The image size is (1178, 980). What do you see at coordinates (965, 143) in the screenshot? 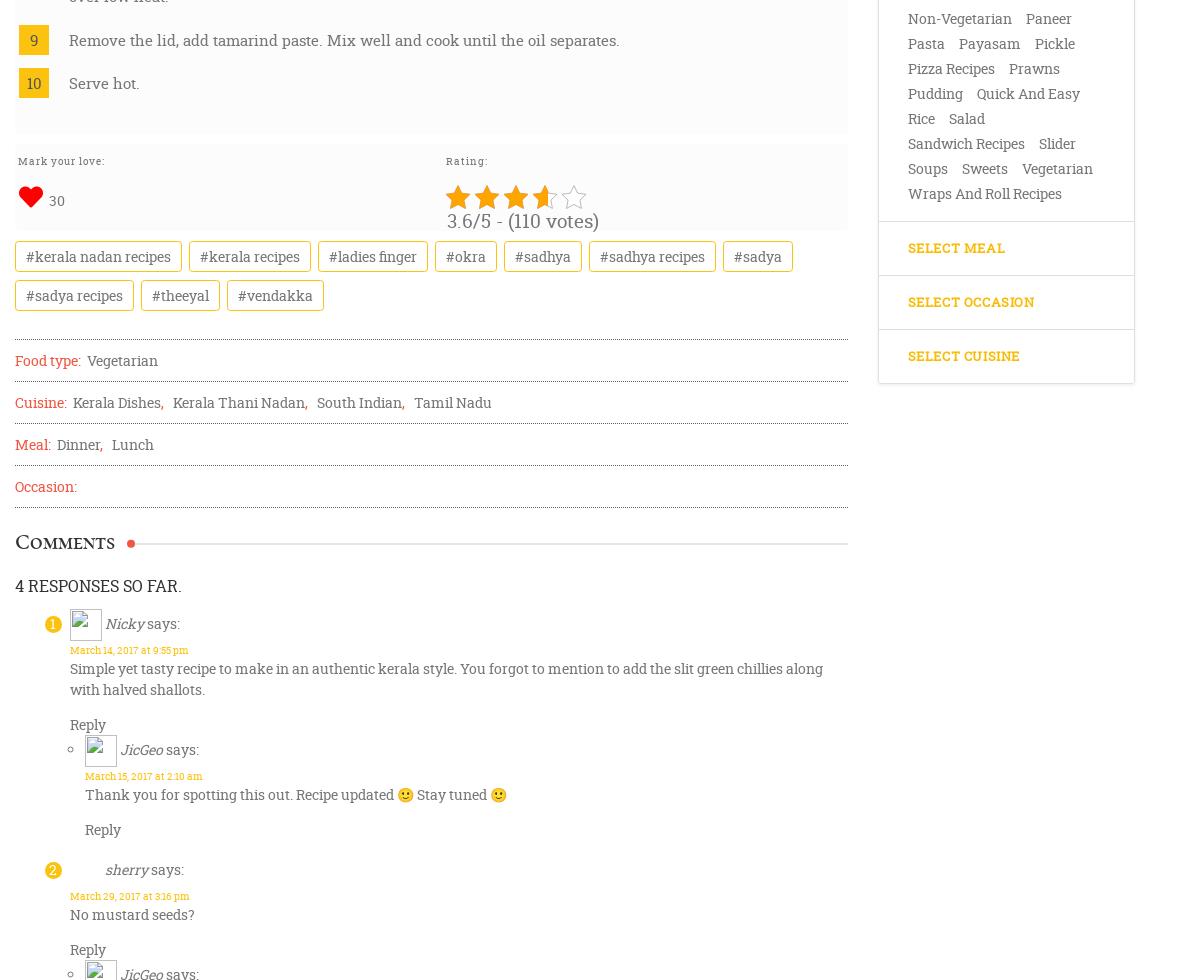
I see `'Sandwich Recipes'` at bounding box center [965, 143].